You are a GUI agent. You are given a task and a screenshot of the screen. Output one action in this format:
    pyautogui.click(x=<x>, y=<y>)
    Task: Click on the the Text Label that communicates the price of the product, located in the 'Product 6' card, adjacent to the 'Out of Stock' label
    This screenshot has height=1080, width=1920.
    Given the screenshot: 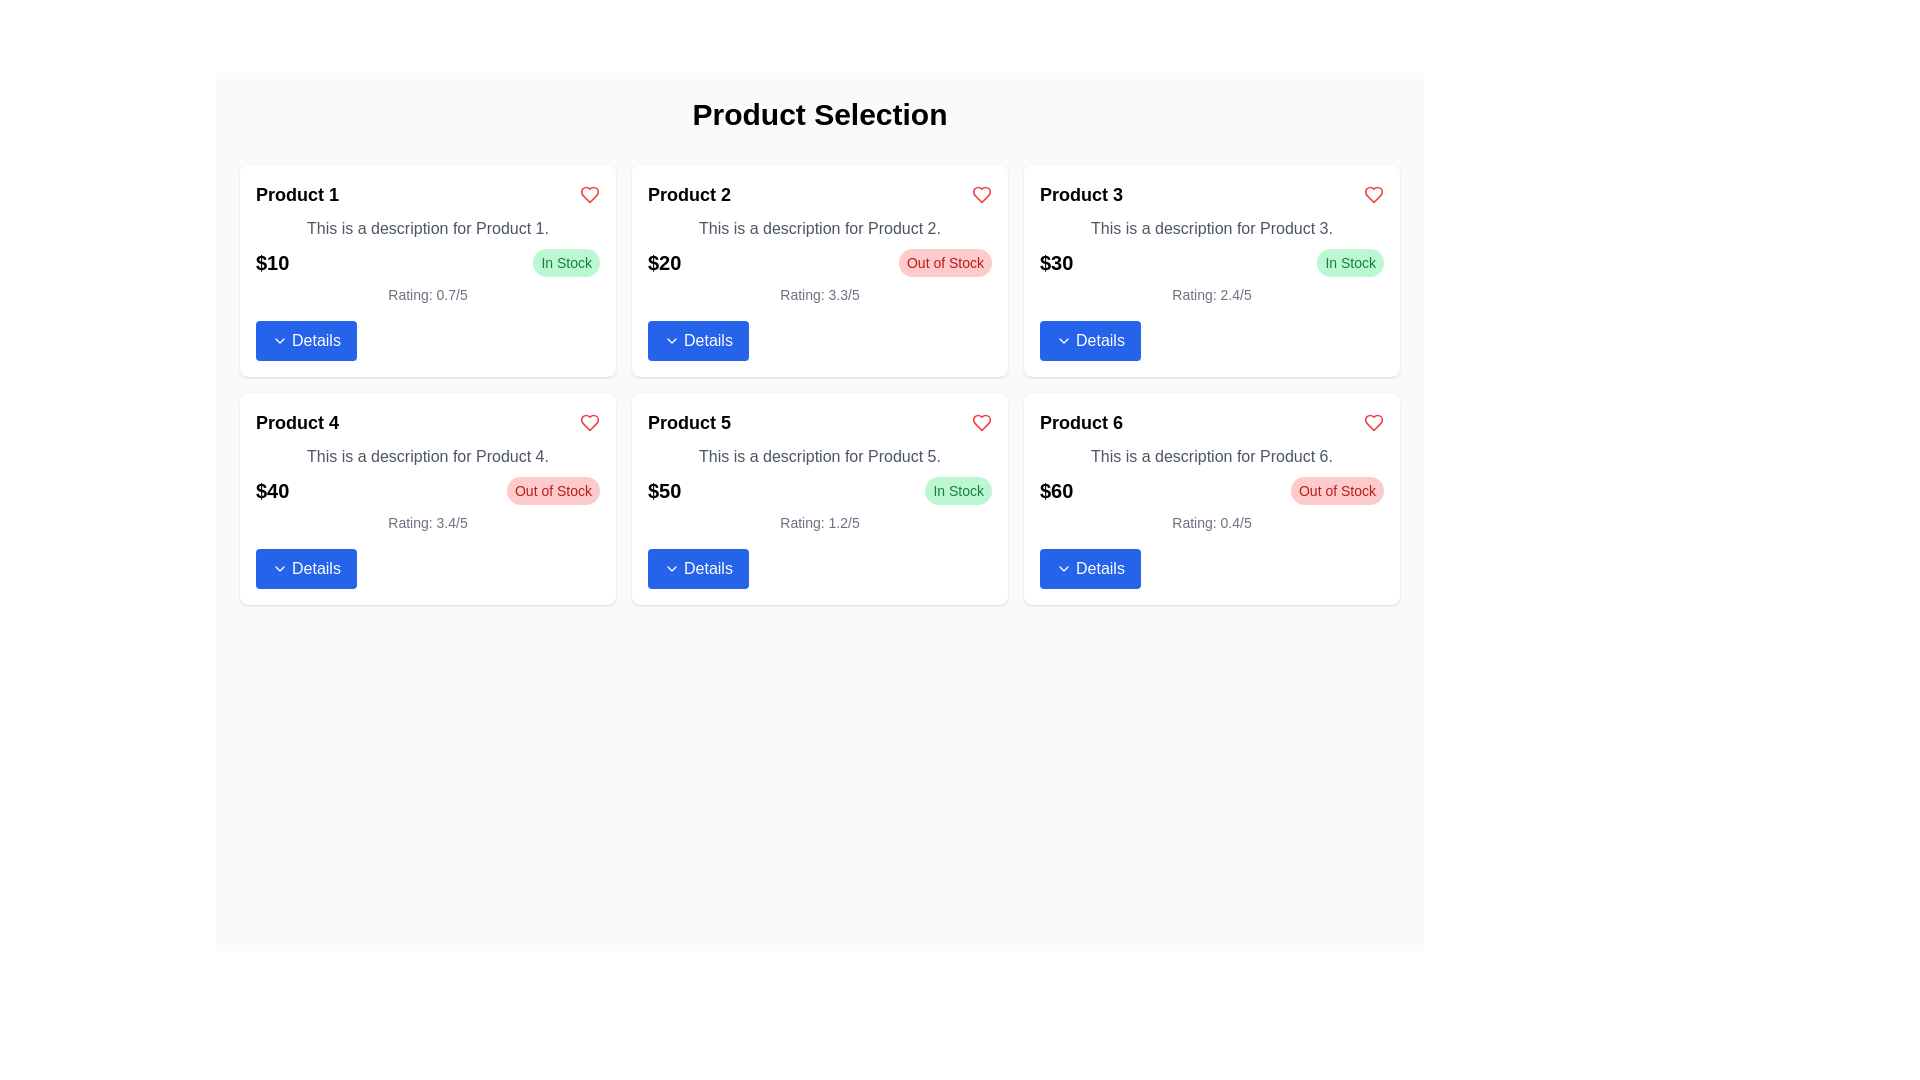 What is the action you would take?
    pyautogui.click(x=1055, y=490)
    